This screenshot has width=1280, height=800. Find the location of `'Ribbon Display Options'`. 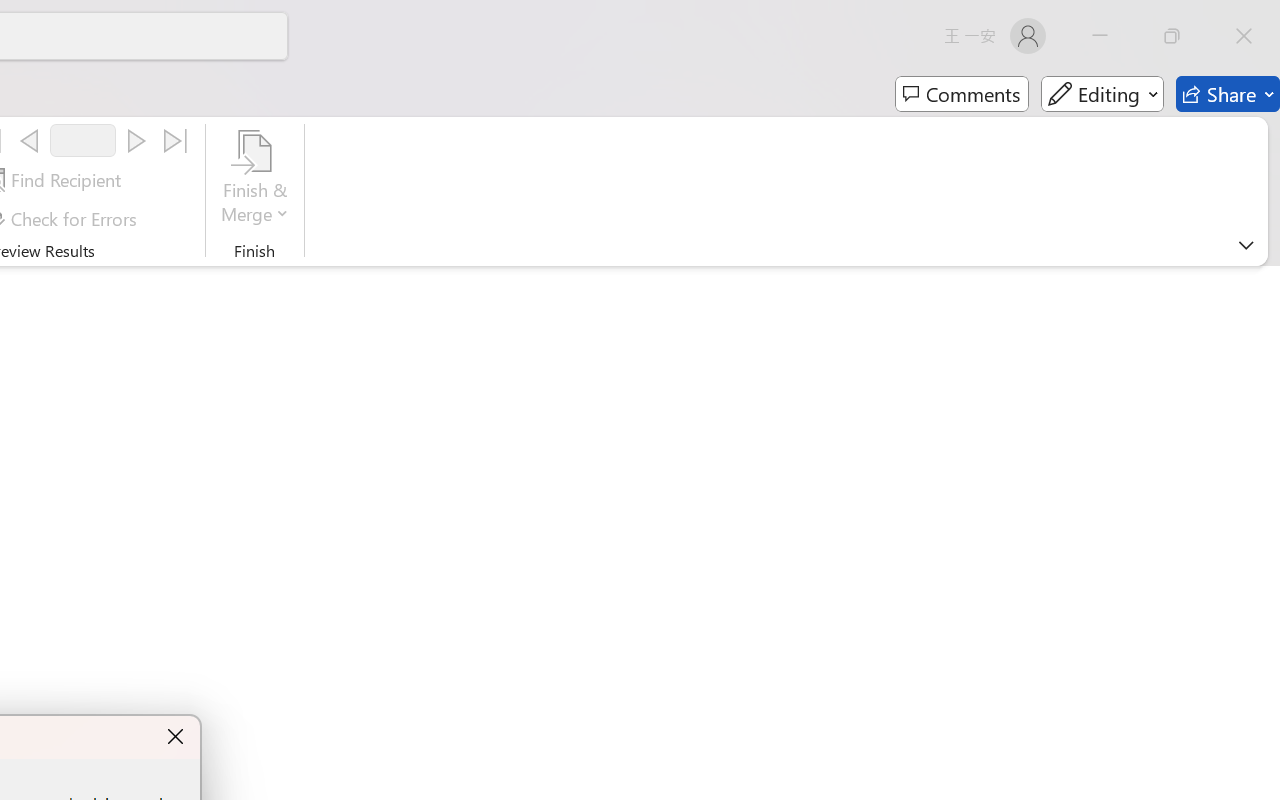

'Ribbon Display Options' is located at coordinates (1245, 244).